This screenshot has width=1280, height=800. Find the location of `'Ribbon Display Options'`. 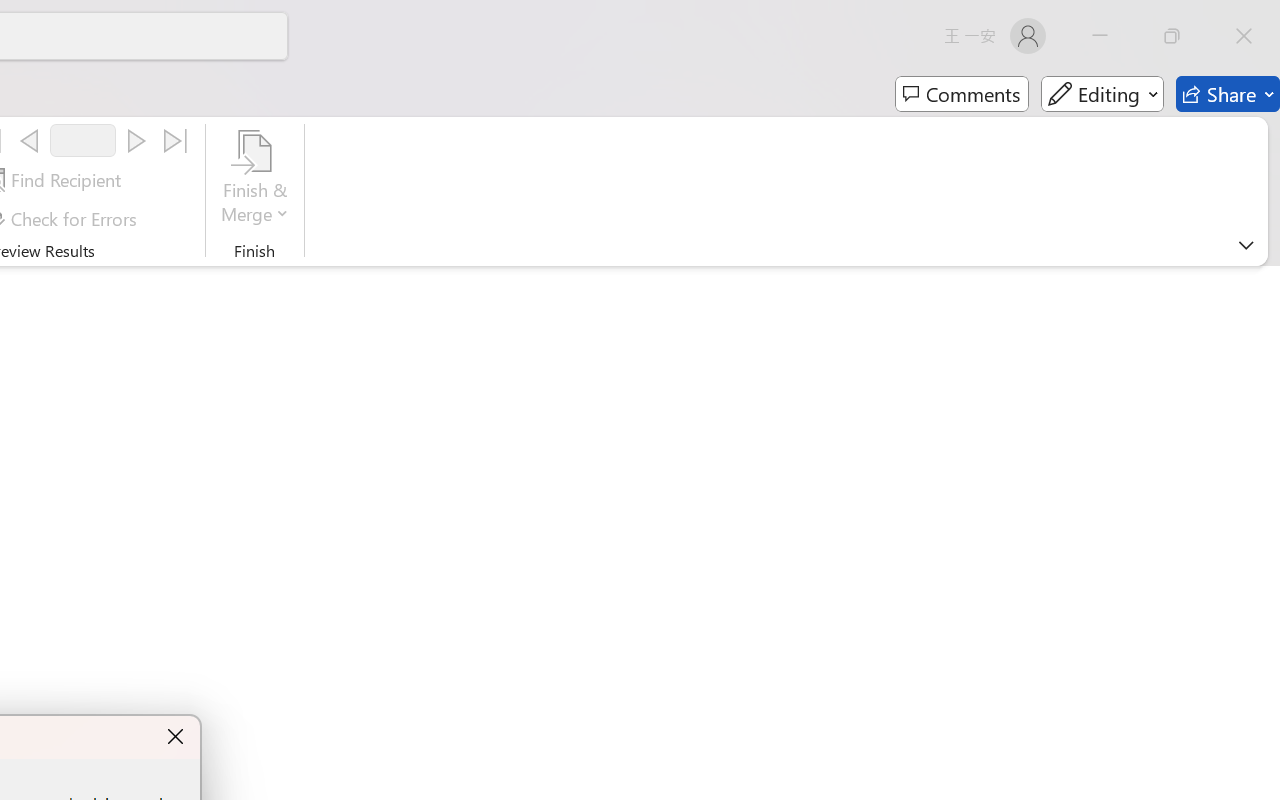

'Ribbon Display Options' is located at coordinates (1245, 244).